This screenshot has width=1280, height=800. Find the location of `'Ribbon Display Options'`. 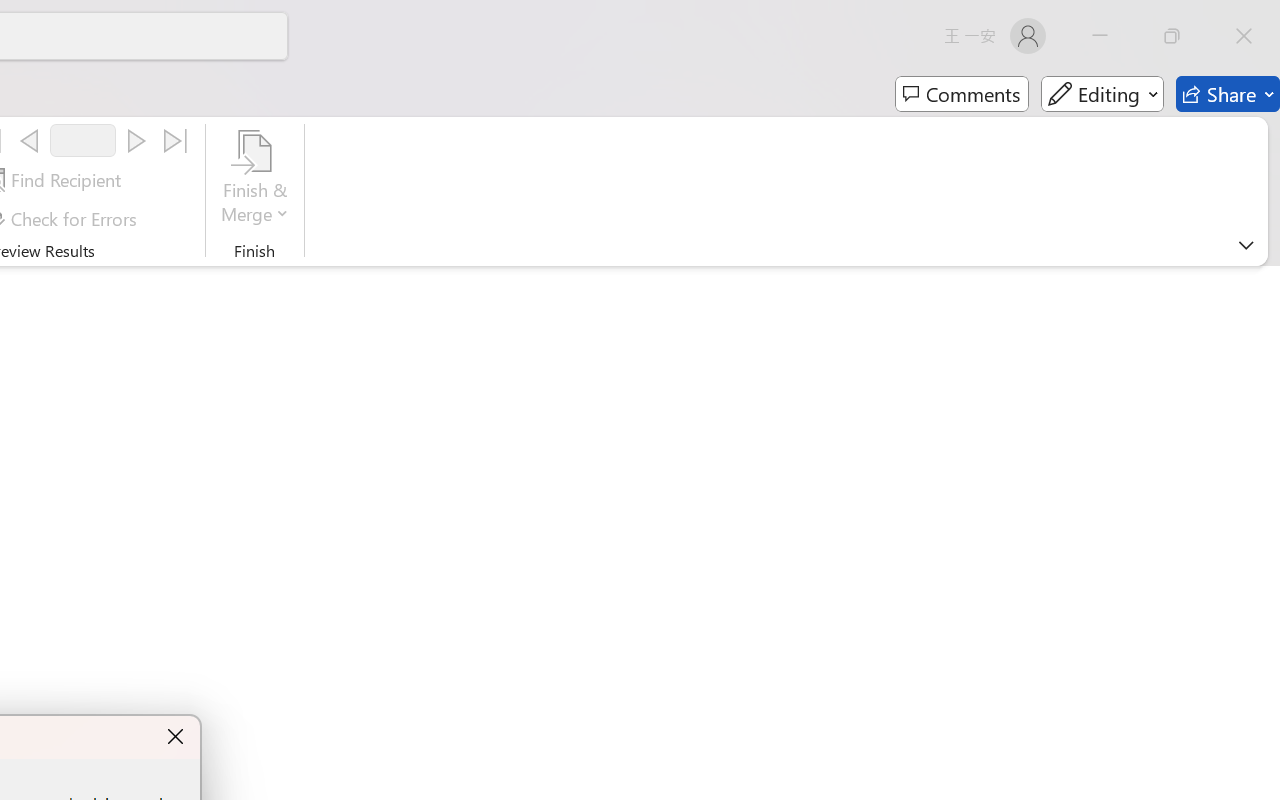

'Ribbon Display Options' is located at coordinates (1245, 244).